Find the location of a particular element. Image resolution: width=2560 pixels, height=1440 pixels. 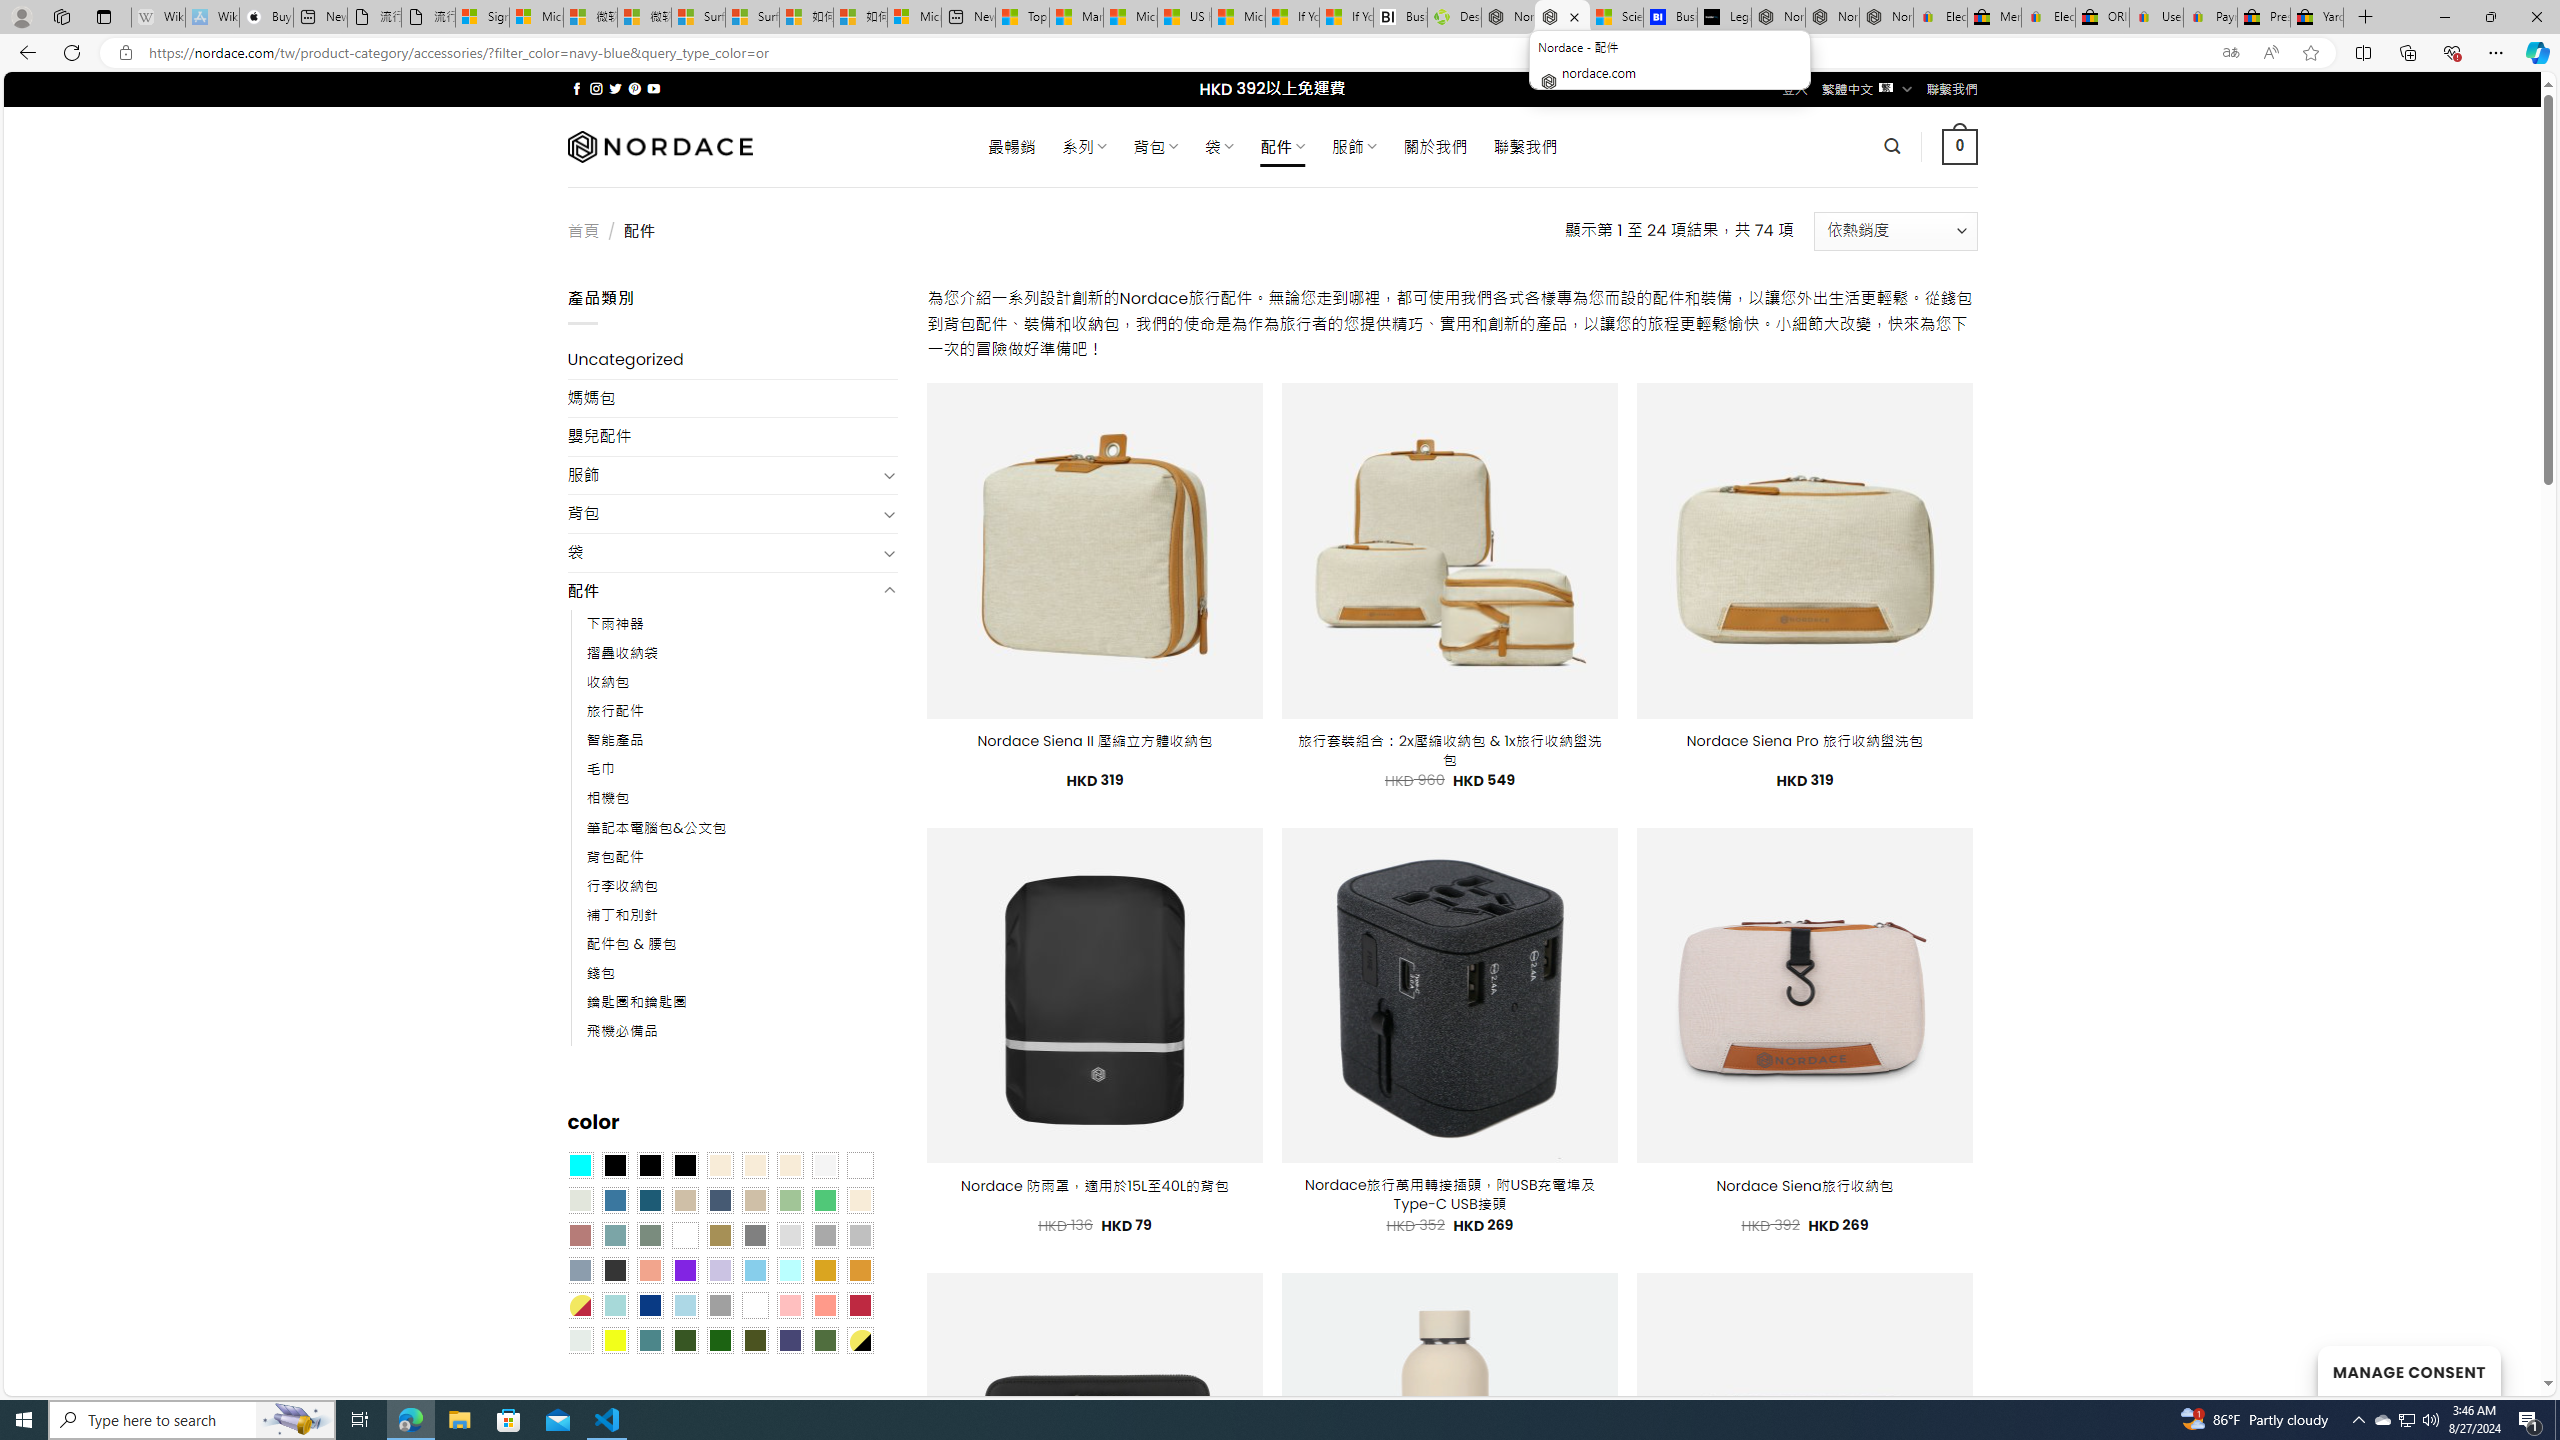

'Buy iPad - Apple' is located at coordinates (265, 16).